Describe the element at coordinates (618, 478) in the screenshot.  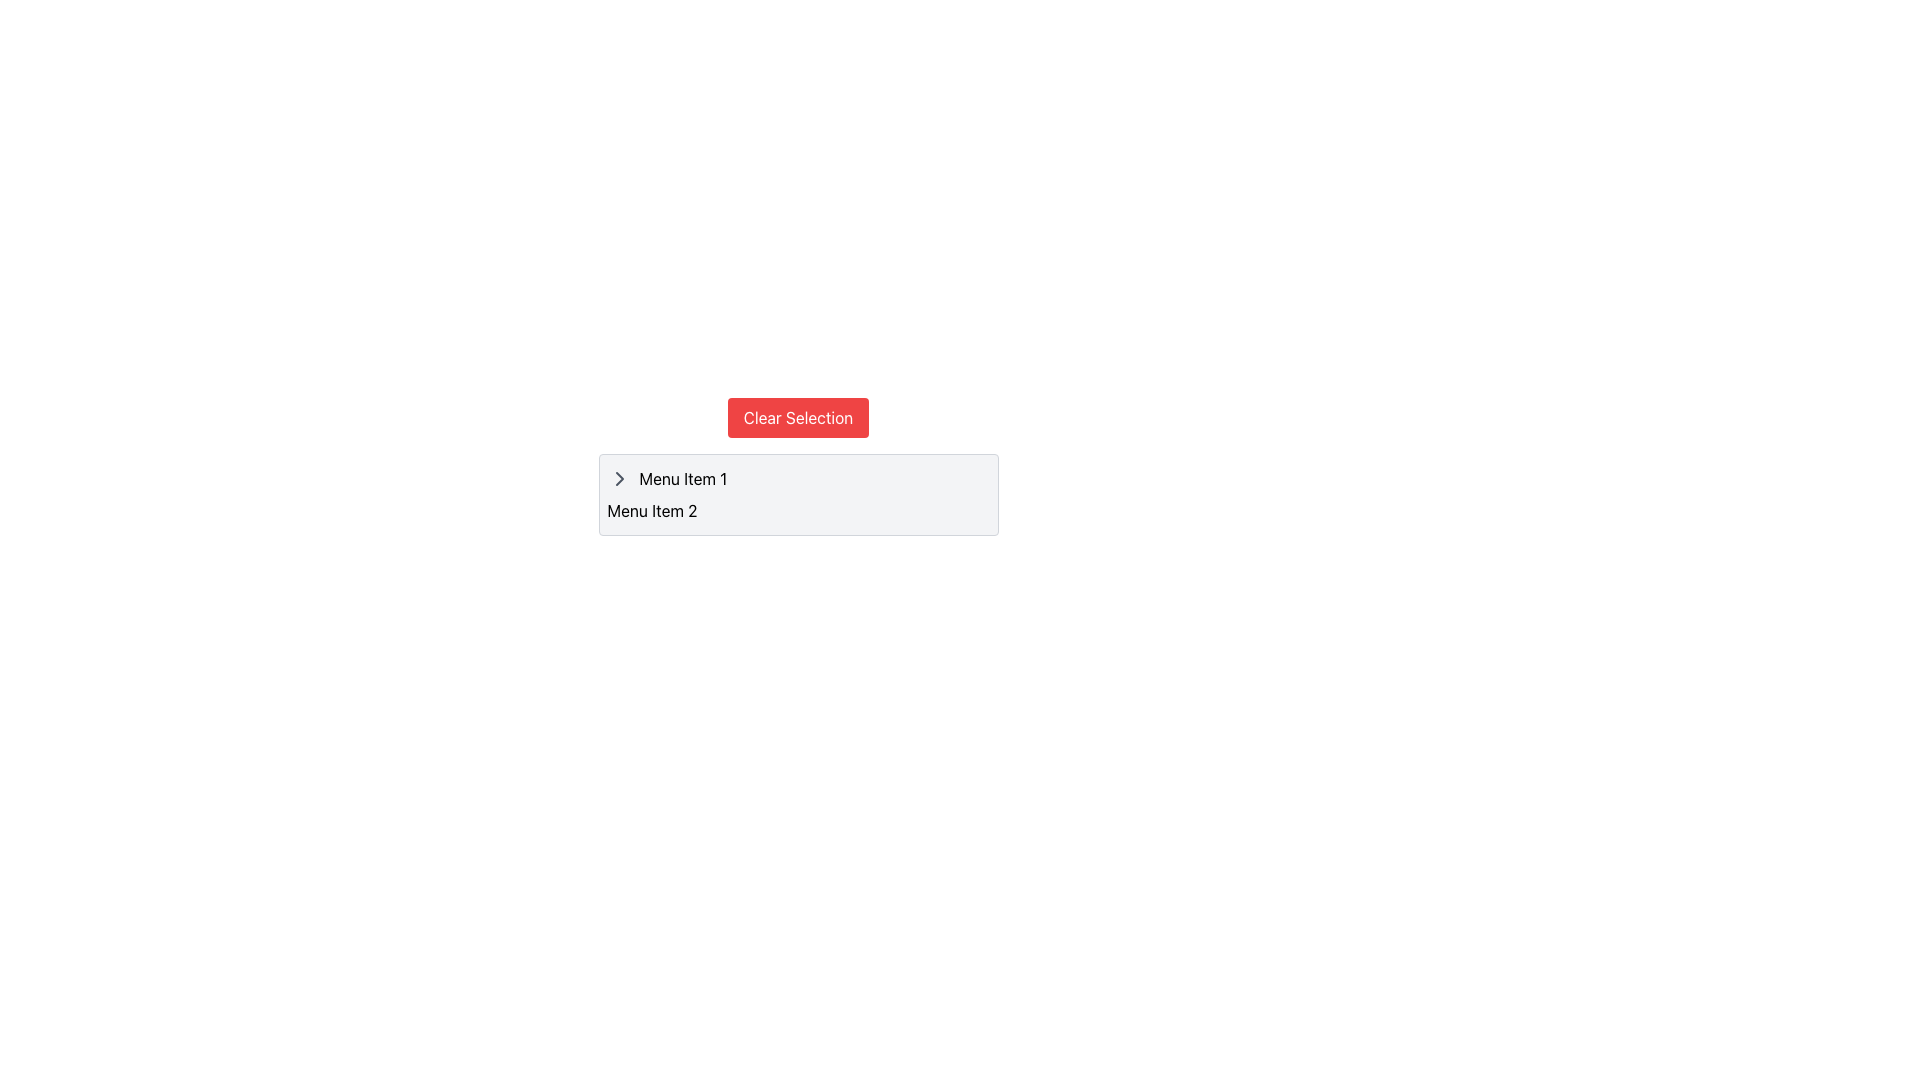
I see `the gray rightward-facing chevron icon that is positioned to the immediate left of 'Menu Item 1'` at that location.